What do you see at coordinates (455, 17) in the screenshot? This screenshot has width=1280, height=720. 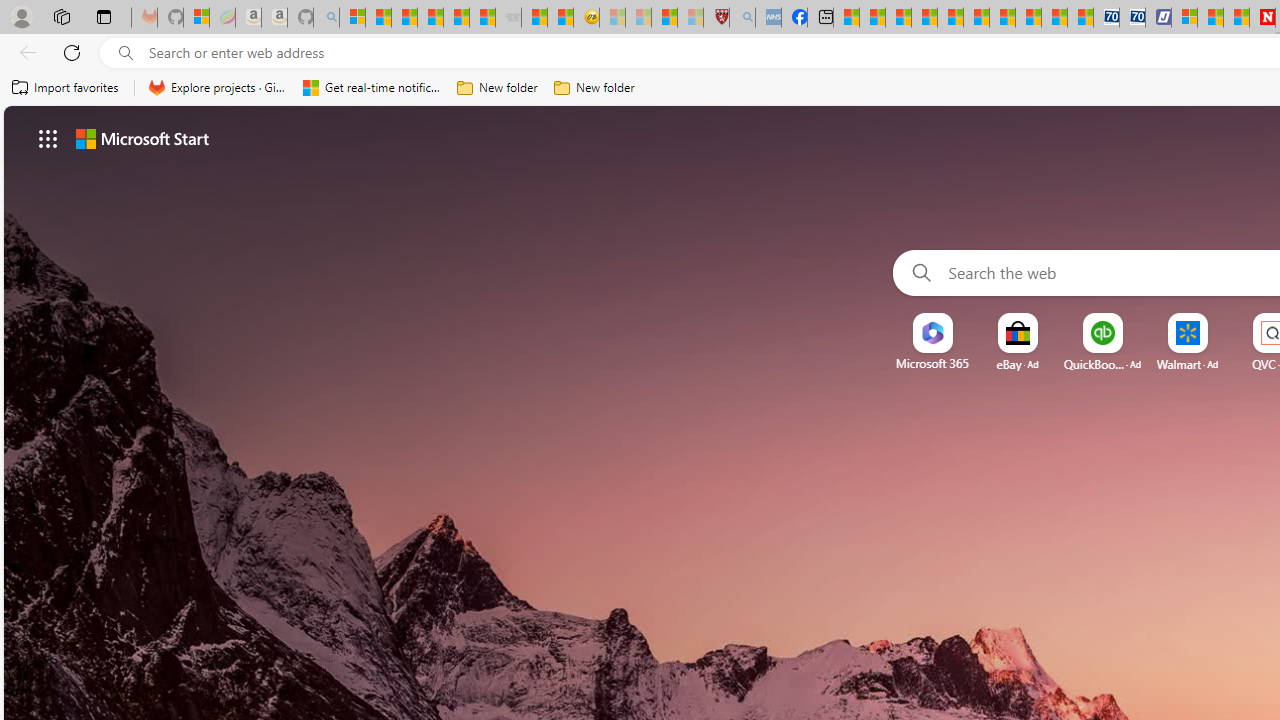 I see `'New Report Confirms 2023 Was Record Hot | Watch'` at bounding box center [455, 17].